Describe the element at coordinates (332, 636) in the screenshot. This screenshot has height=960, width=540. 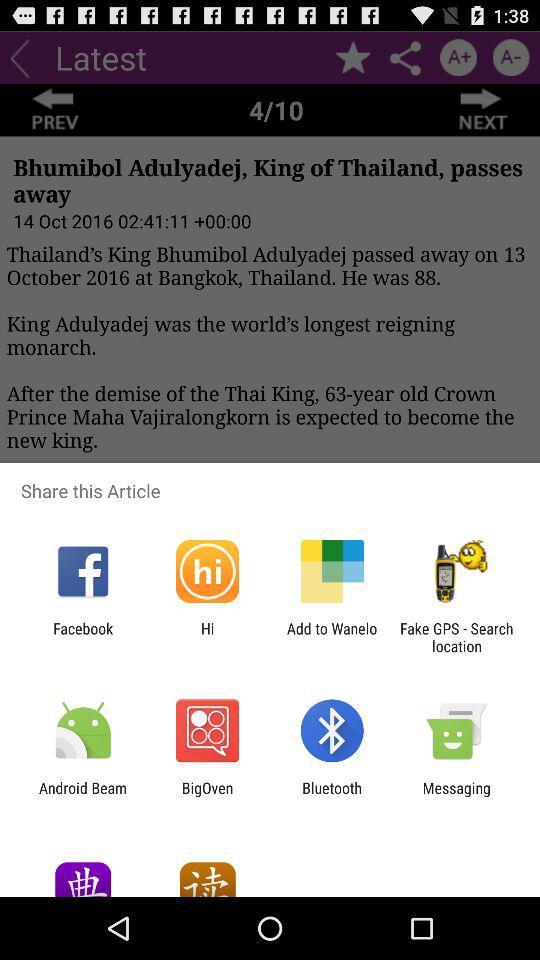
I see `add to wanelo icon` at that location.